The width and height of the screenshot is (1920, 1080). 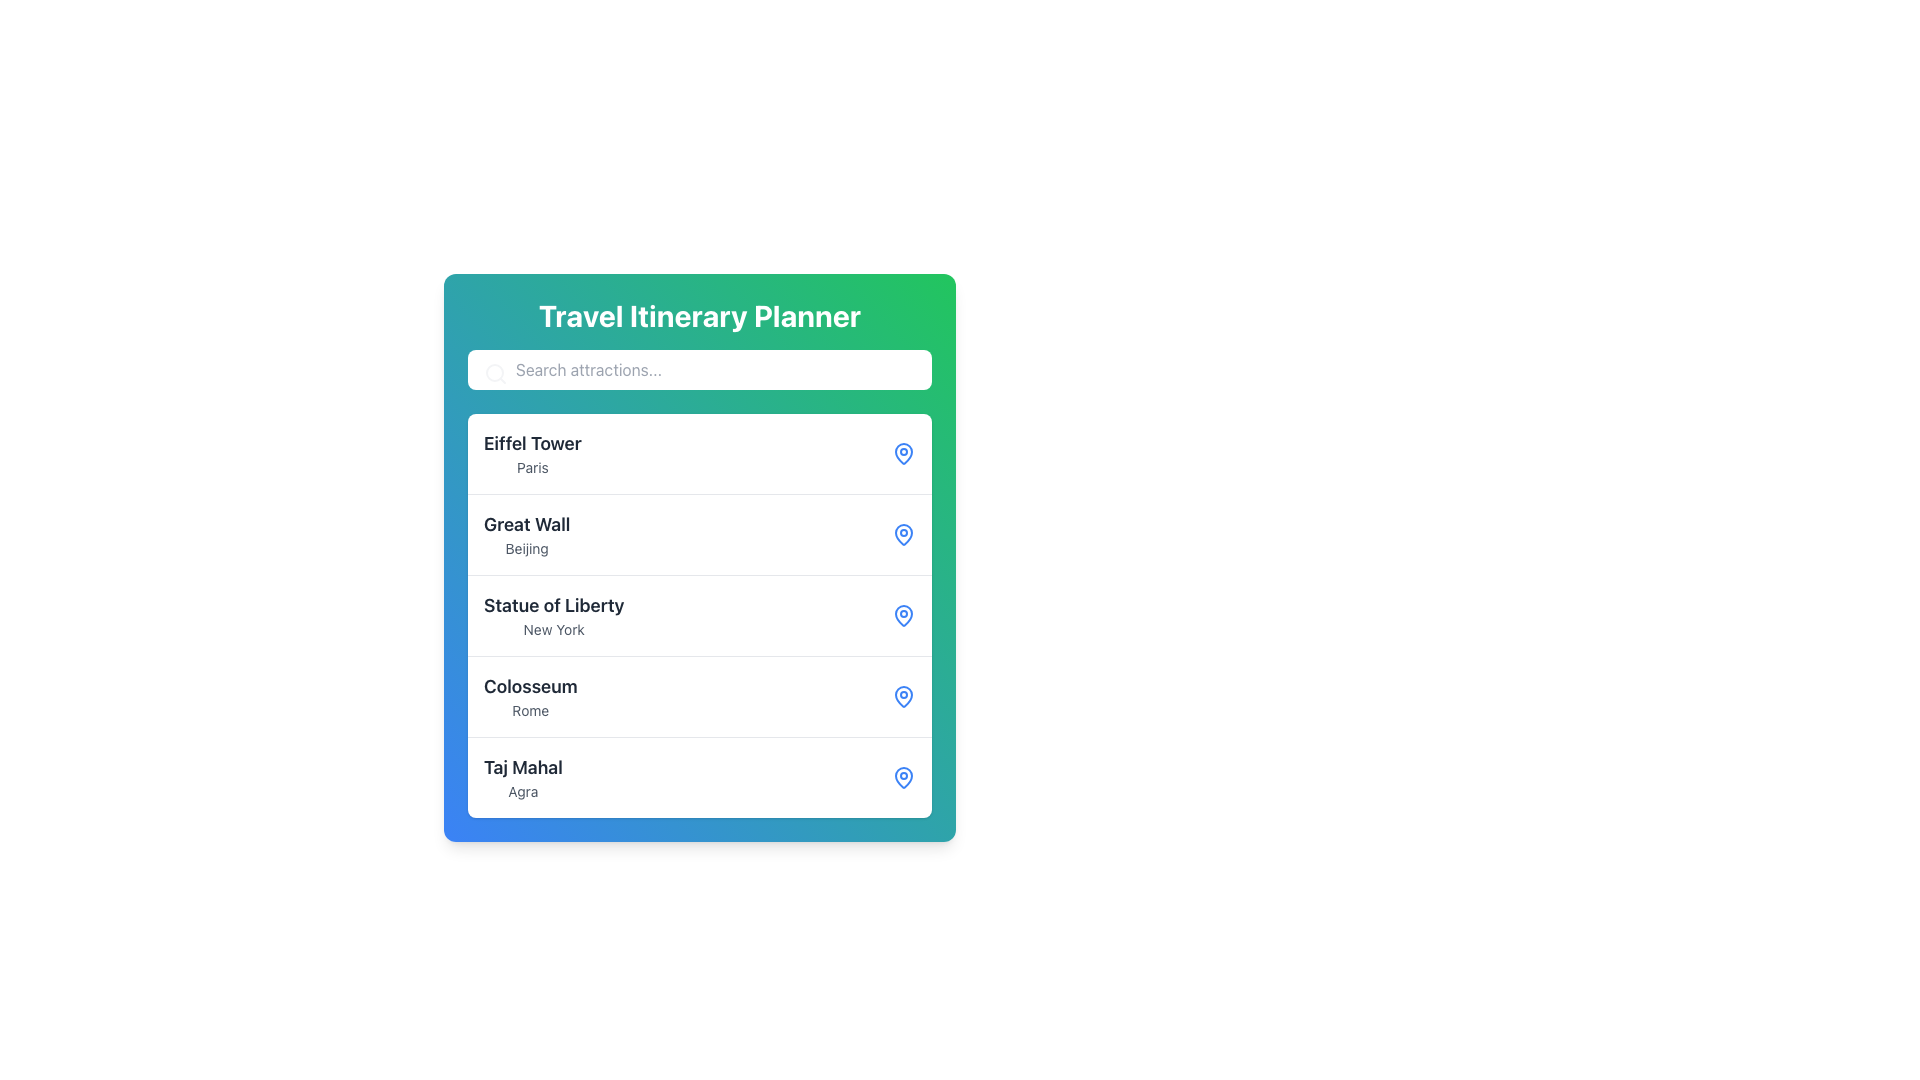 What do you see at coordinates (700, 532) in the screenshot?
I see `to select the list item labeled 'Great Wall' located in the 'Travel Itinerary Planner' beneath 'Eiffel Tower' and above 'Statue of Liberty'` at bounding box center [700, 532].